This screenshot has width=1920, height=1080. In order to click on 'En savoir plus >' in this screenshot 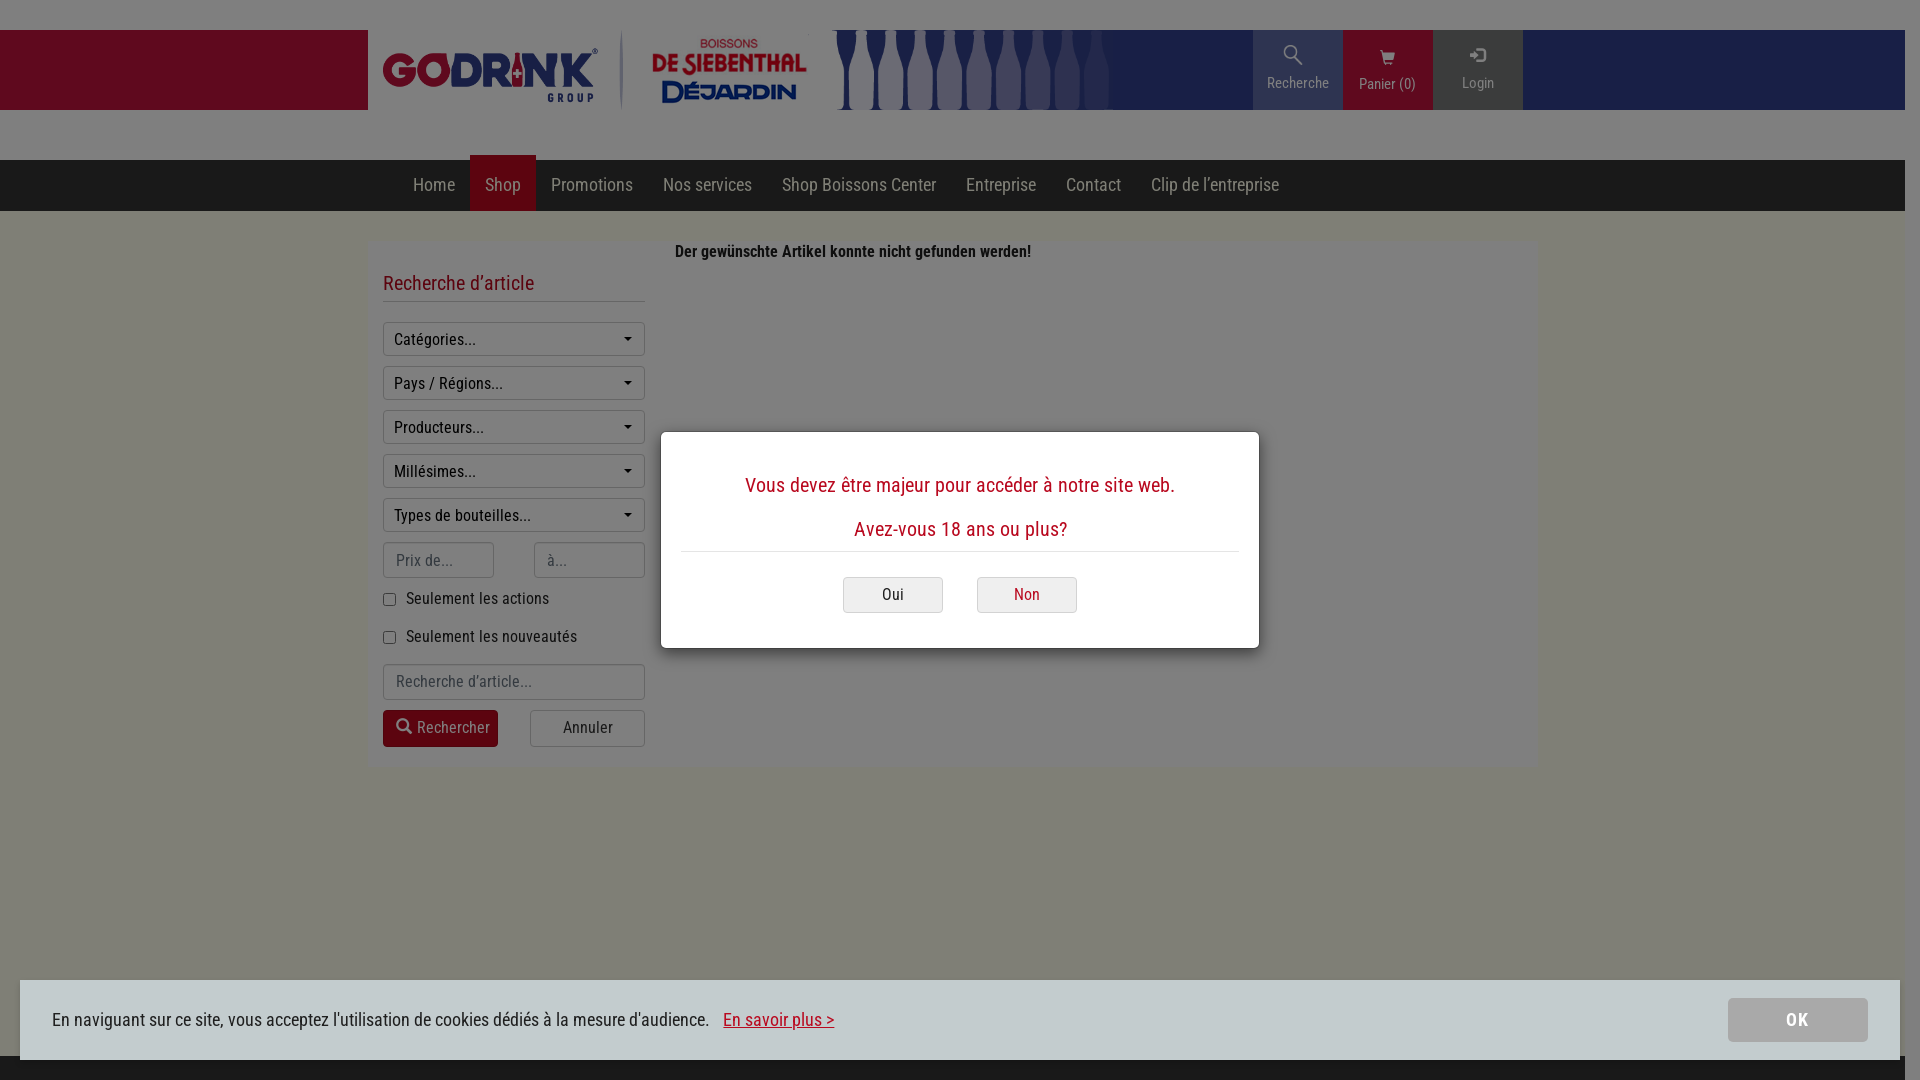, I will do `click(777, 1019)`.